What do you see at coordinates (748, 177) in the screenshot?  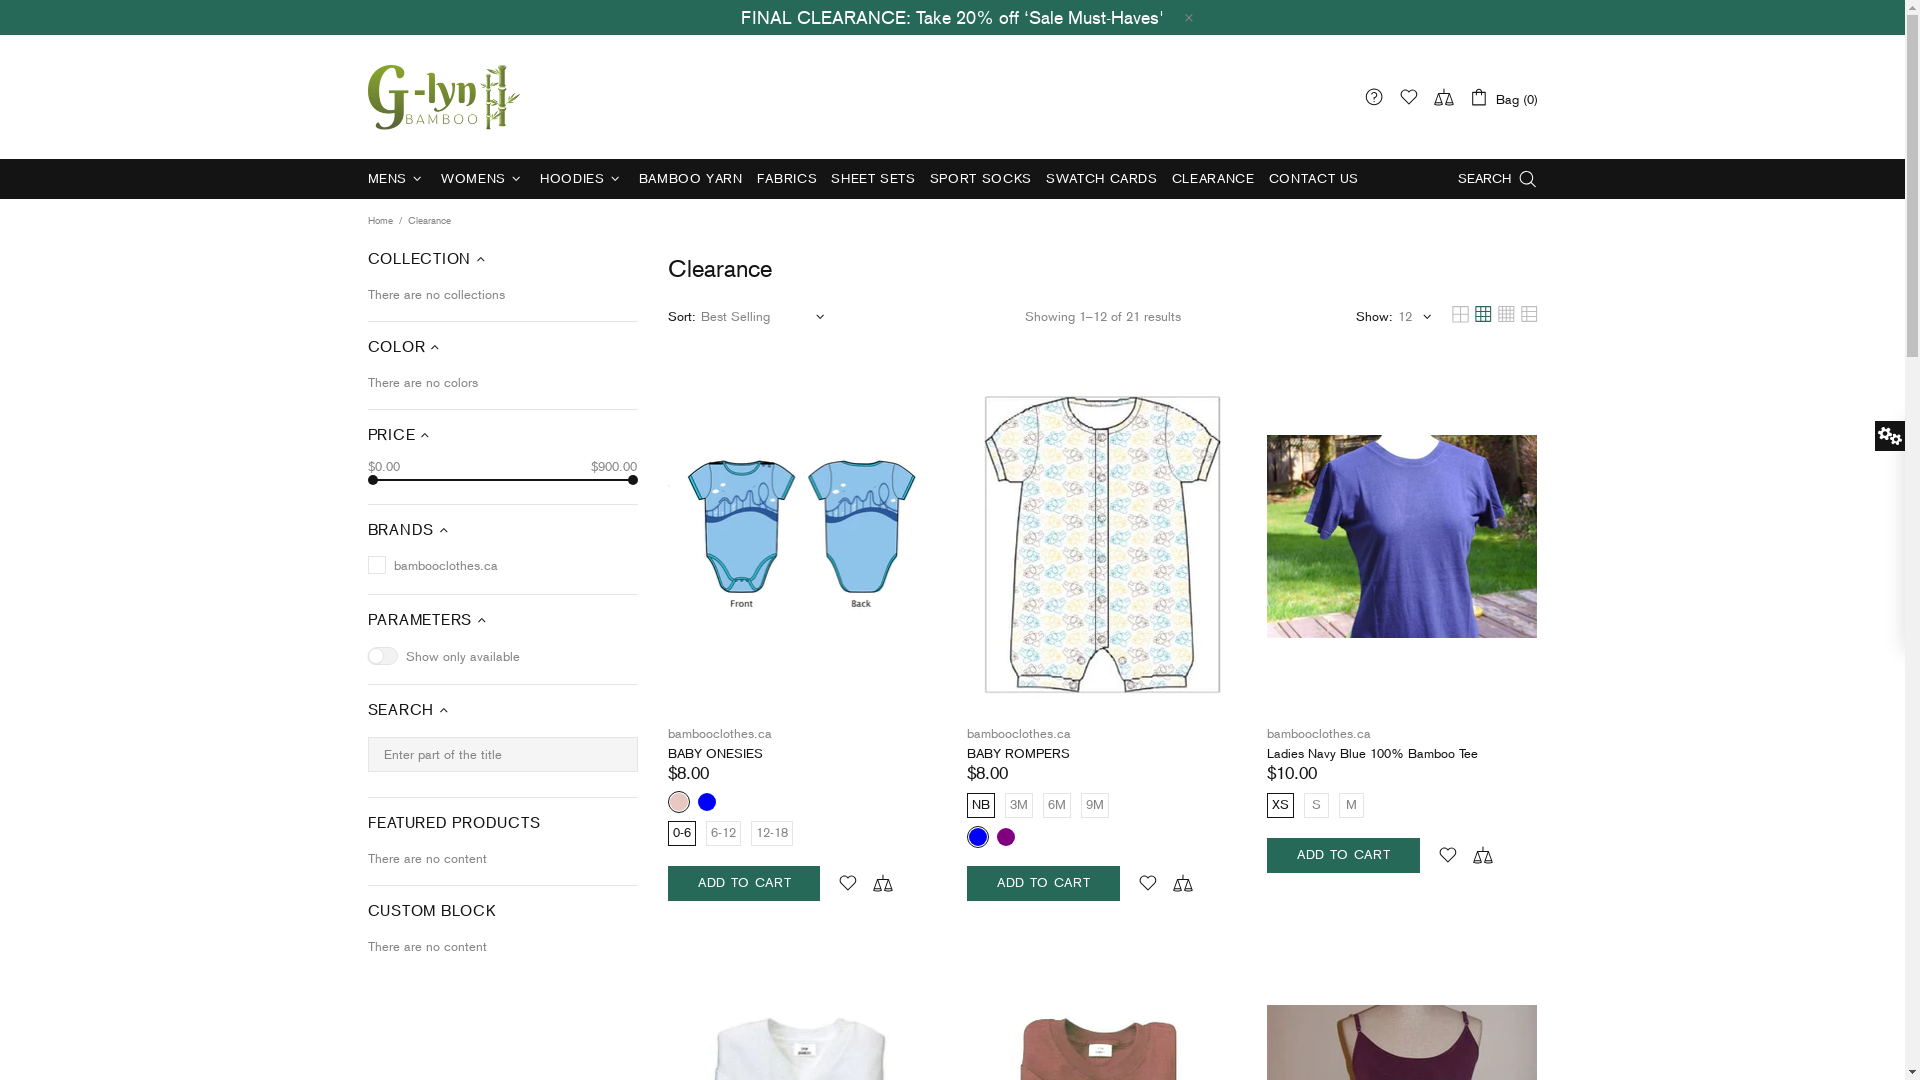 I see `'FABRICS'` at bounding box center [748, 177].